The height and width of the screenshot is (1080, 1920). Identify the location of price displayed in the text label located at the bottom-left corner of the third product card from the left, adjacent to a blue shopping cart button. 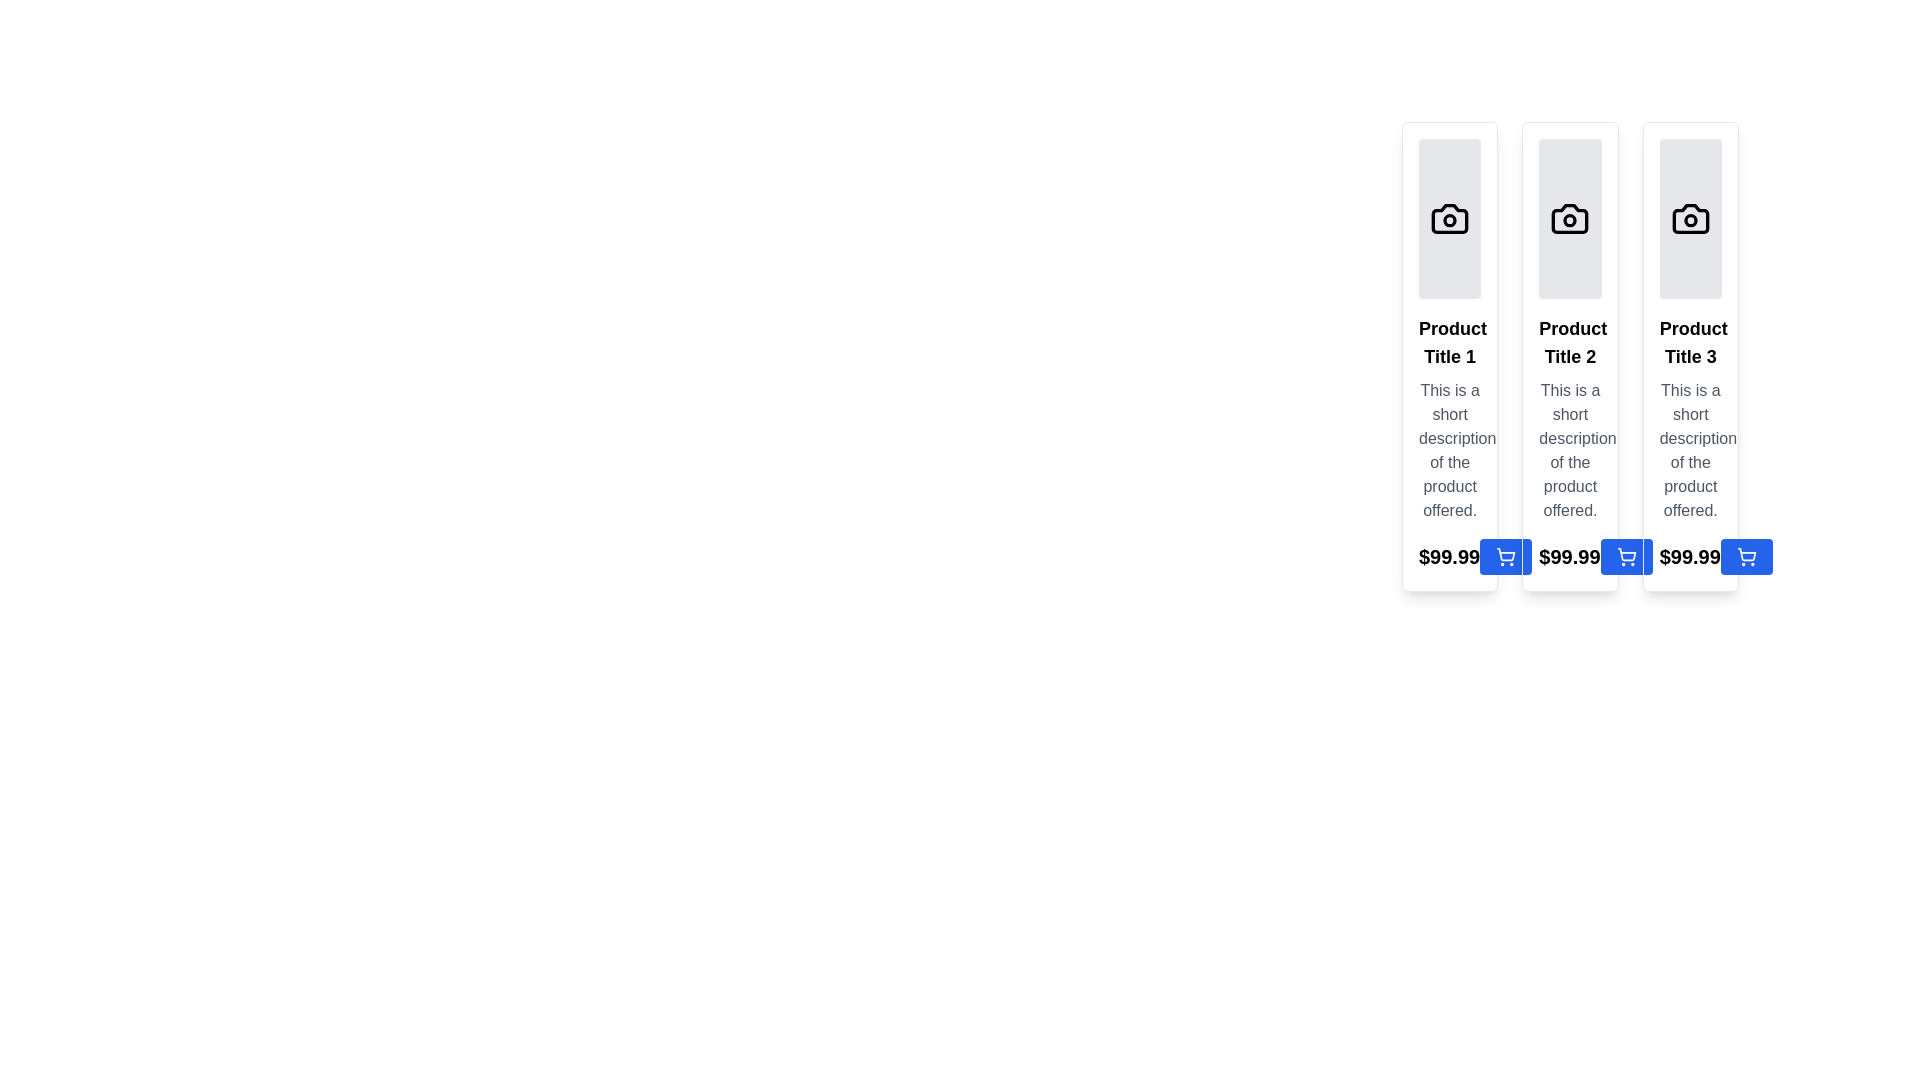
(1689, 556).